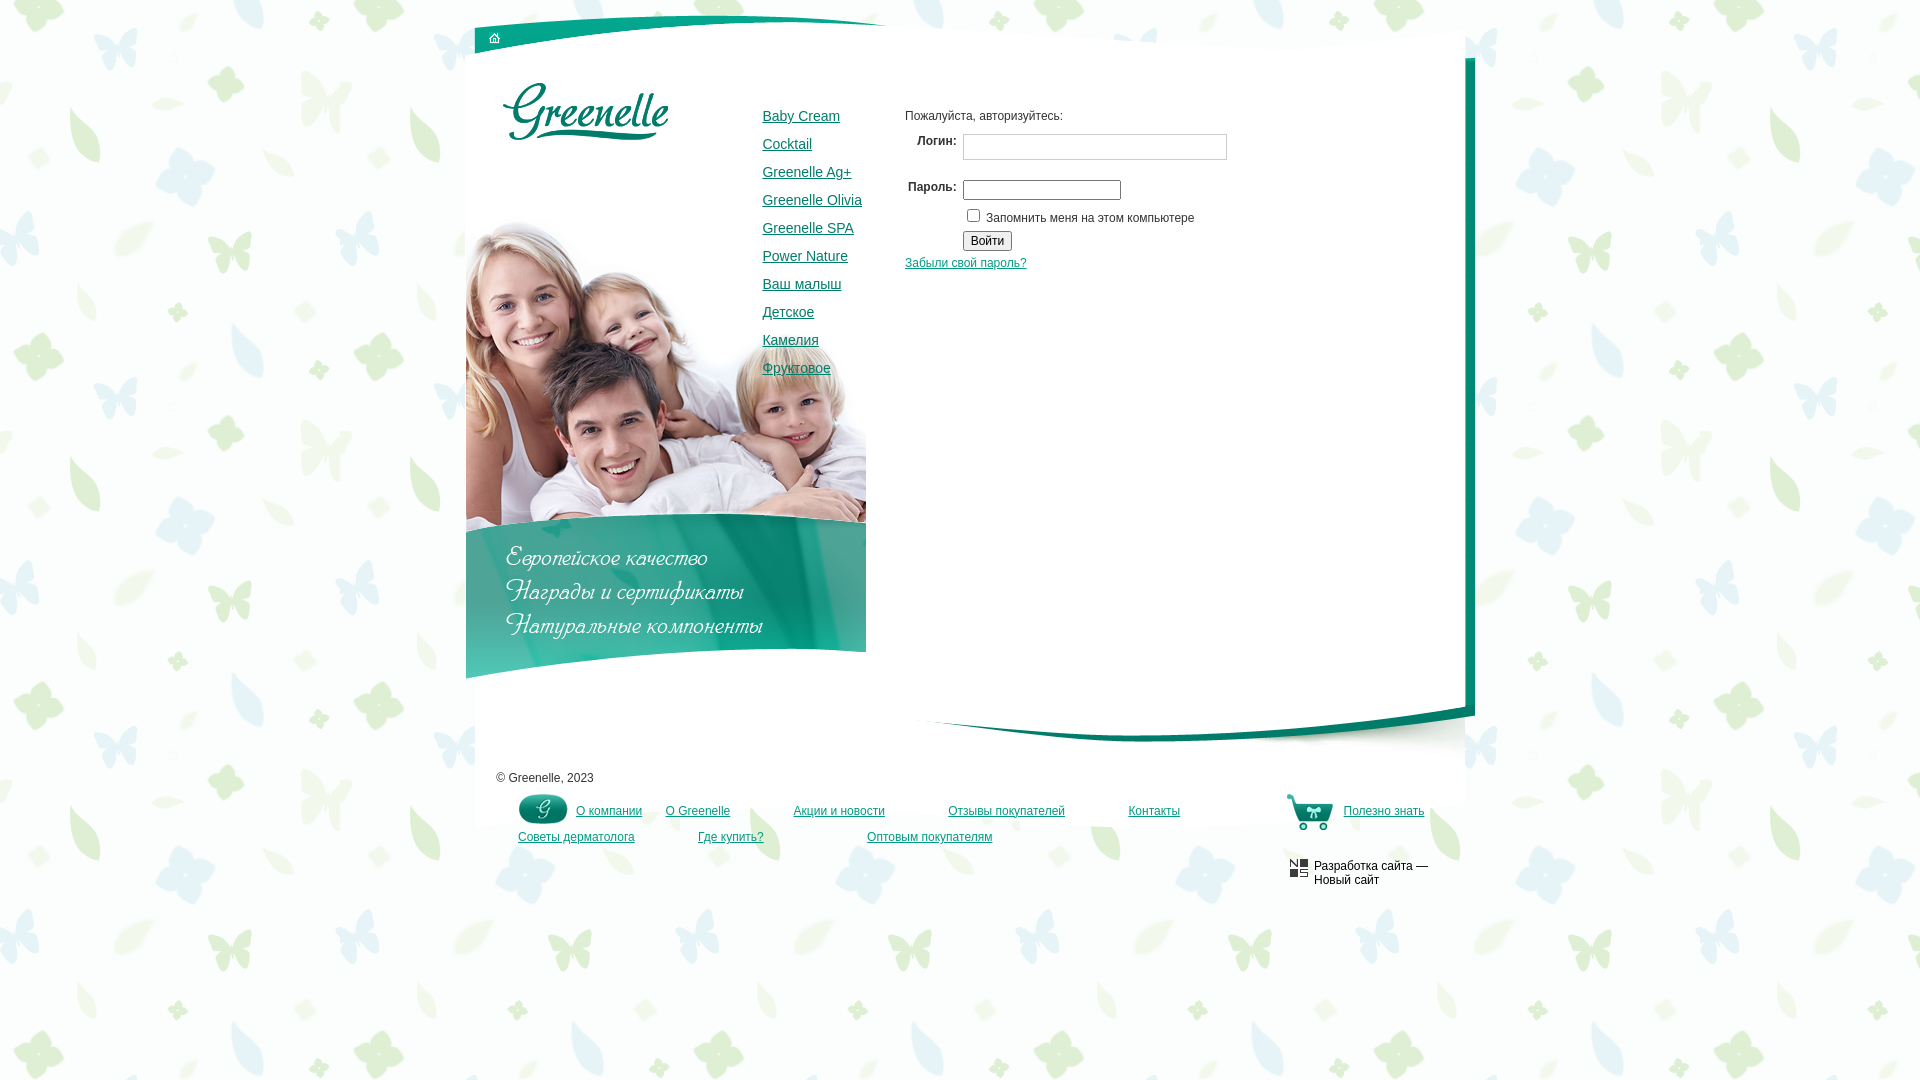 Image resolution: width=1920 pixels, height=1080 pixels. What do you see at coordinates (811, 200) in the screenshot?
I see `'Greenelle Olivia'` at bounding box center [811, 200].